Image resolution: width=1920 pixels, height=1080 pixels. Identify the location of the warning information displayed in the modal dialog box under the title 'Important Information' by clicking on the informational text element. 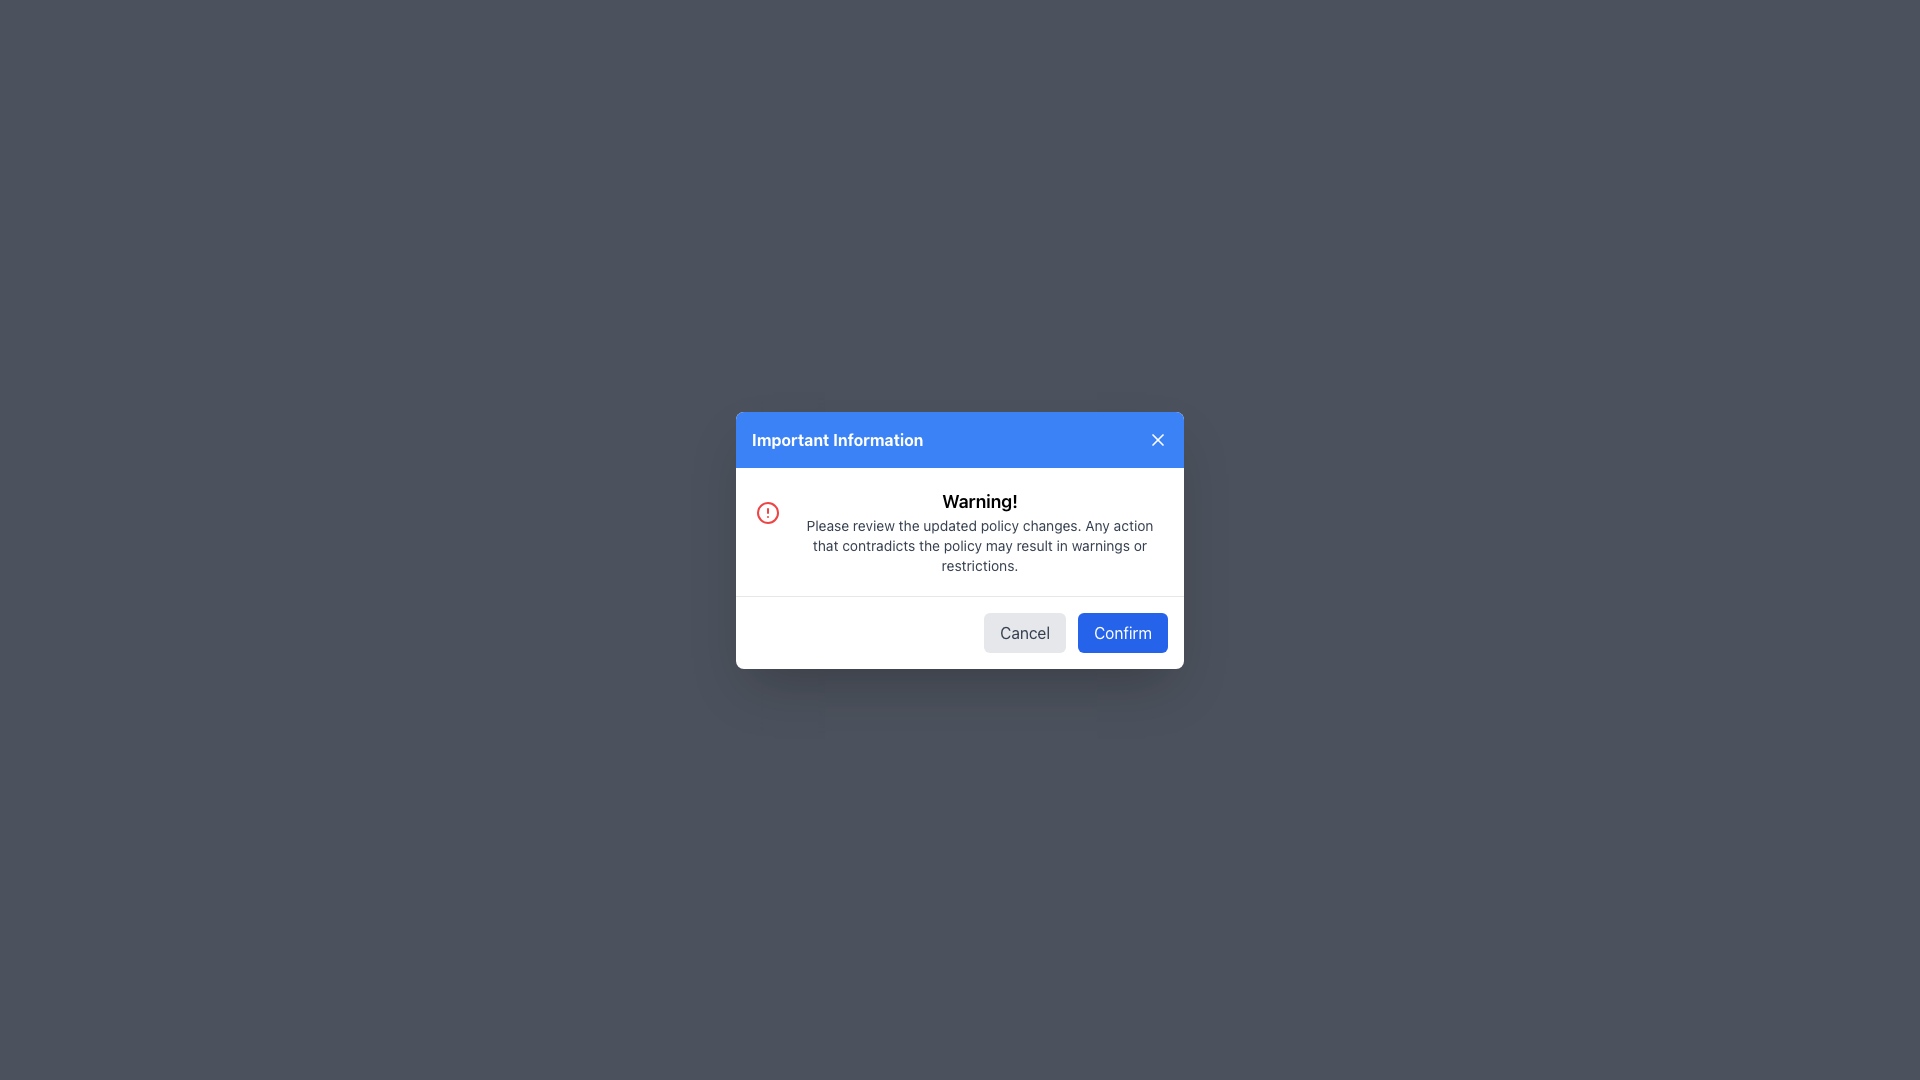
(960, 530).